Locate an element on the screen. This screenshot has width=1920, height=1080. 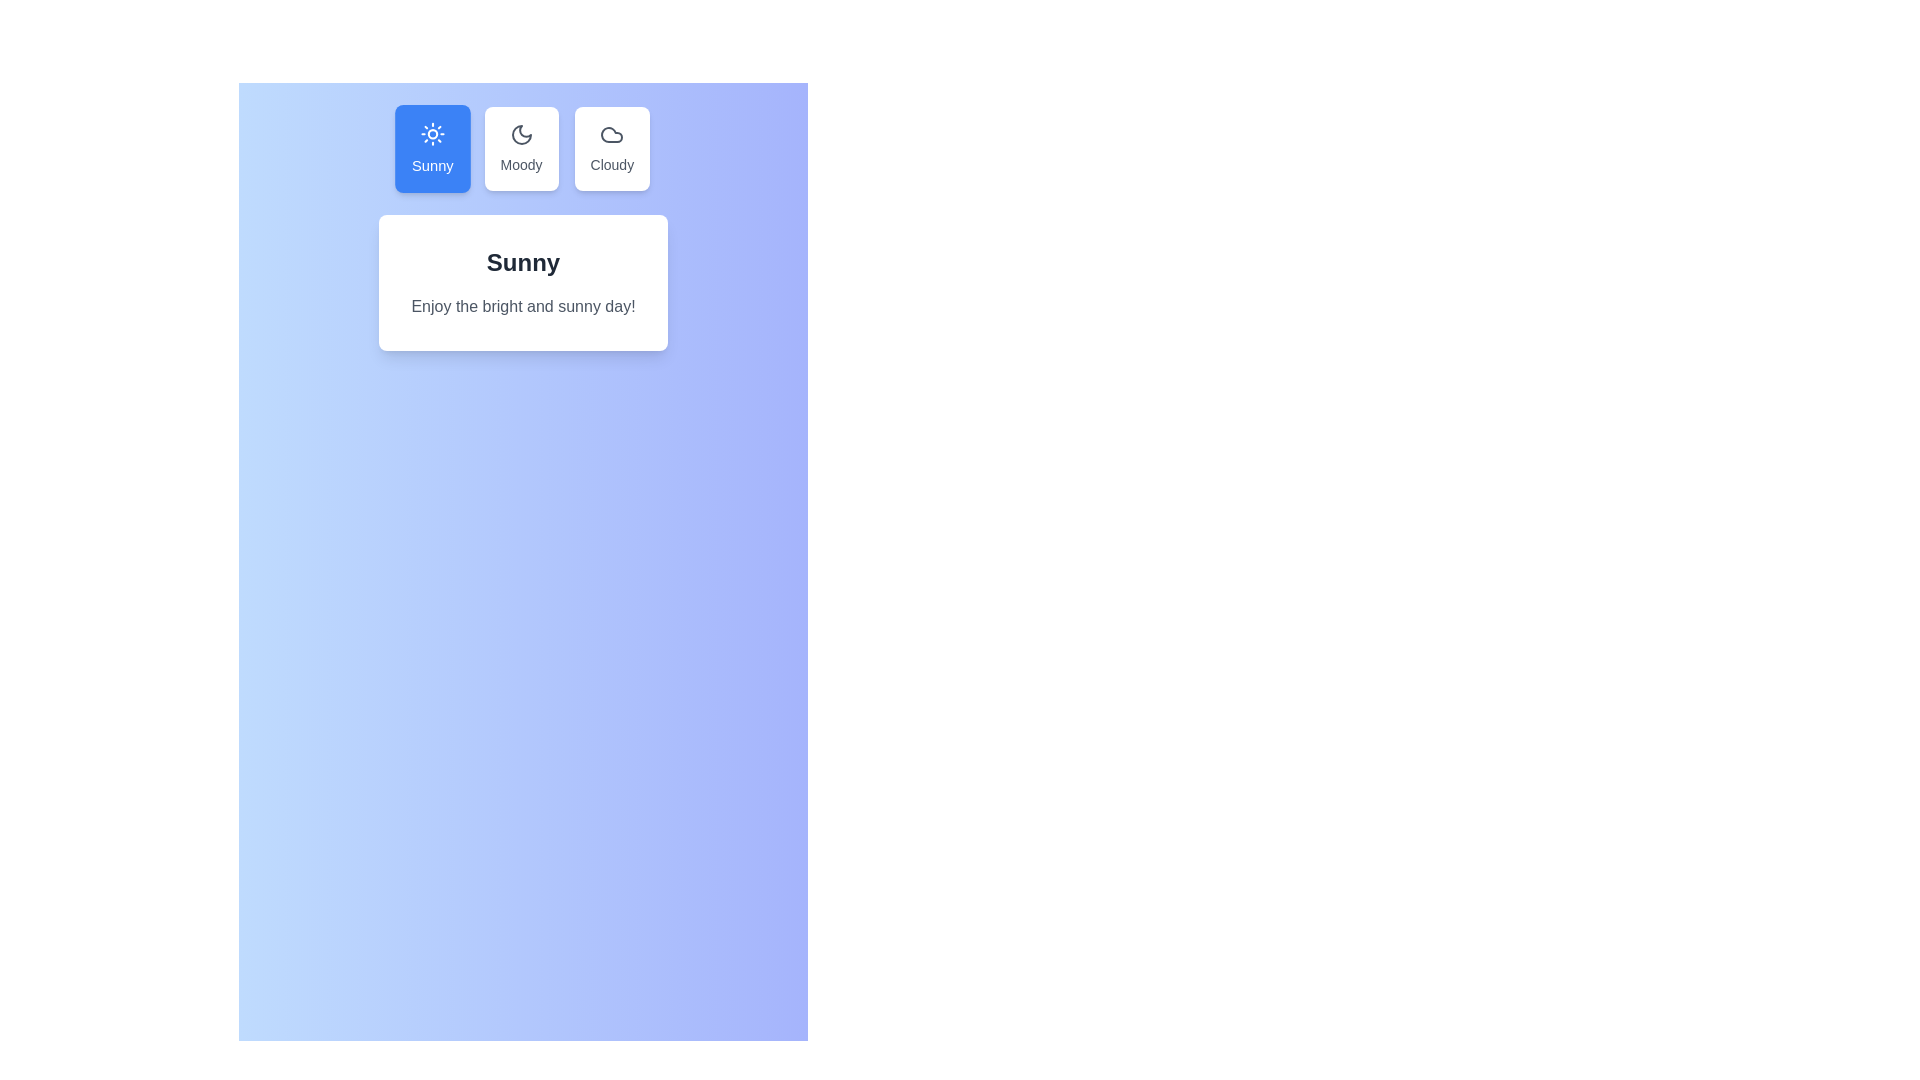
the Moody tab to select it is located at coordinates (521, 148).